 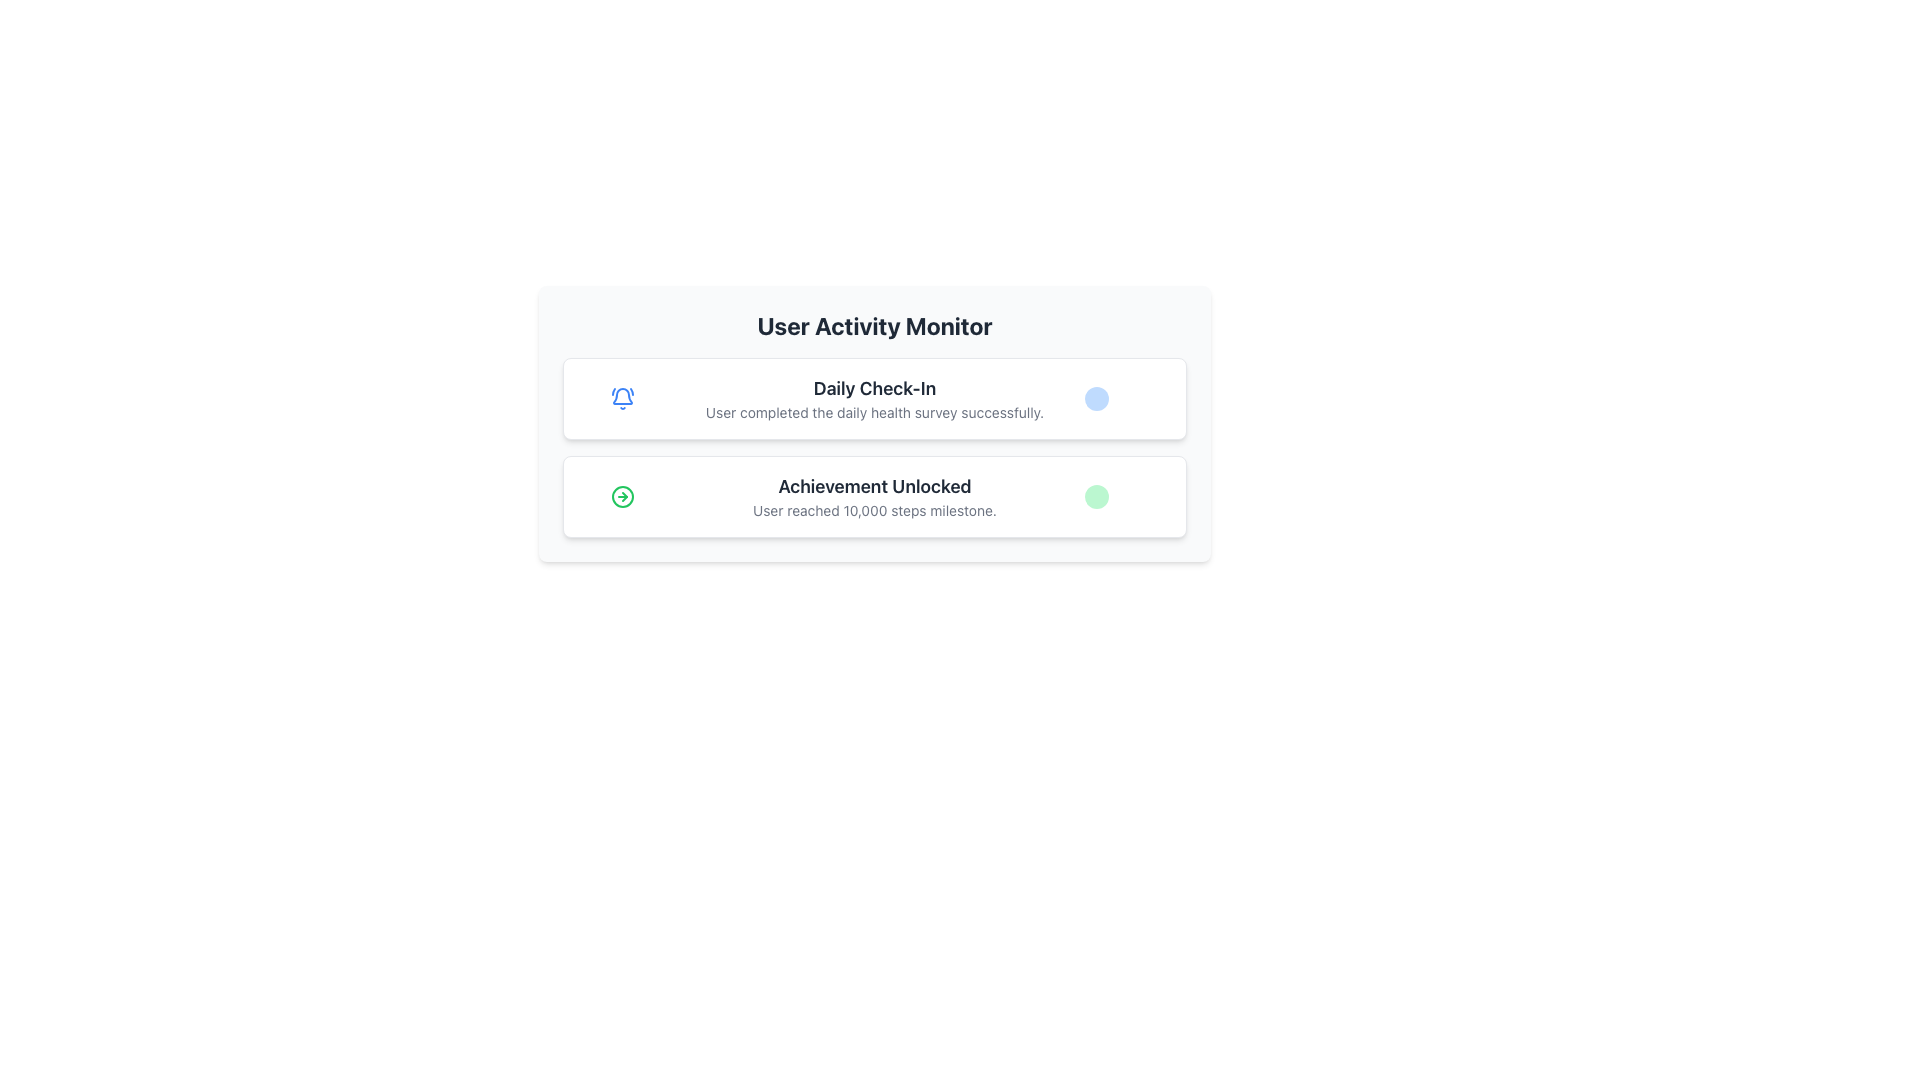 What do you see at coordinates (874, 411) in the screenshot?
I see `the text label that indicates the completion status of the user's daily health survey, located beneath the 'Daily Check-In' header in the 'User Activity Monitor' interface` at bounding box center [874, 411].